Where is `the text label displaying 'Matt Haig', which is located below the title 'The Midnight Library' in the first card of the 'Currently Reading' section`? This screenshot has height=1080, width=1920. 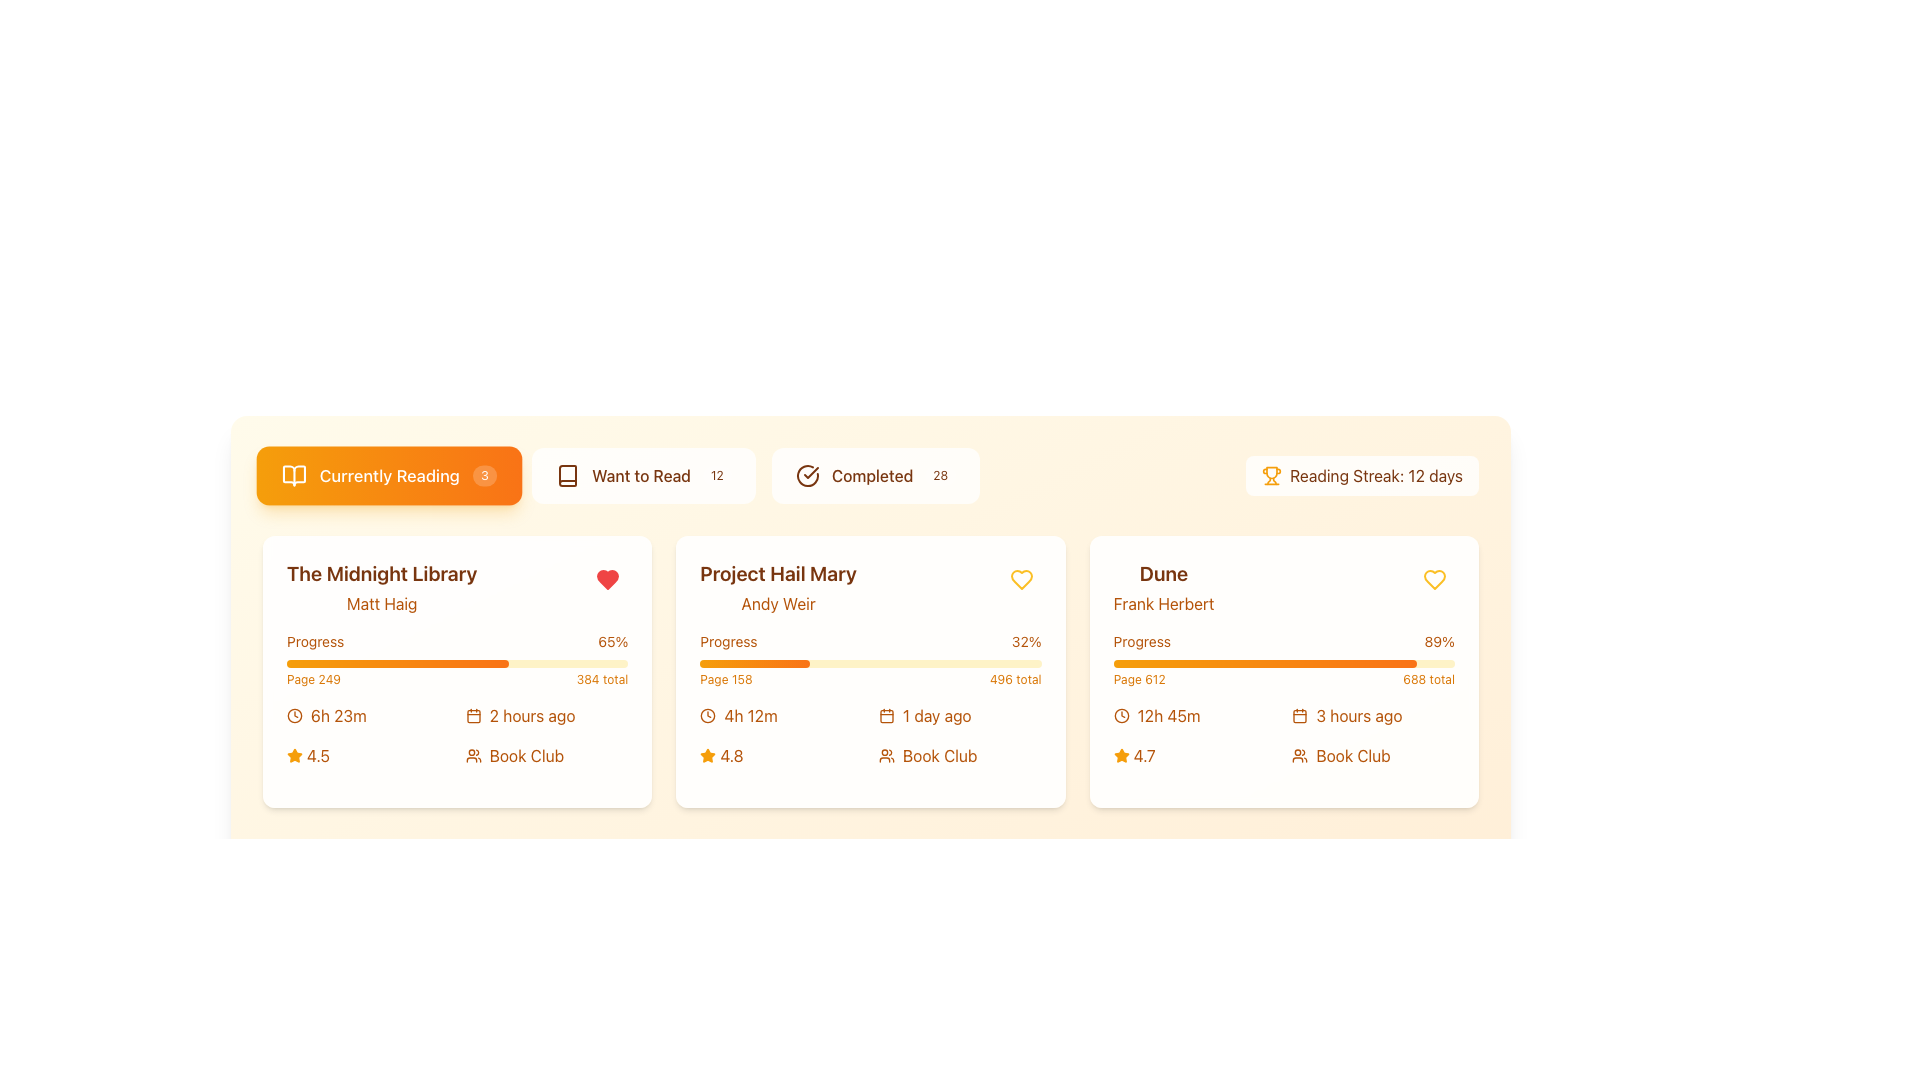
the text label displaying 'Matt Haig', which is located below the title 'The Midnight Library' in the first card of the 'Currently Reading' section is located at coordinates (382, 603).